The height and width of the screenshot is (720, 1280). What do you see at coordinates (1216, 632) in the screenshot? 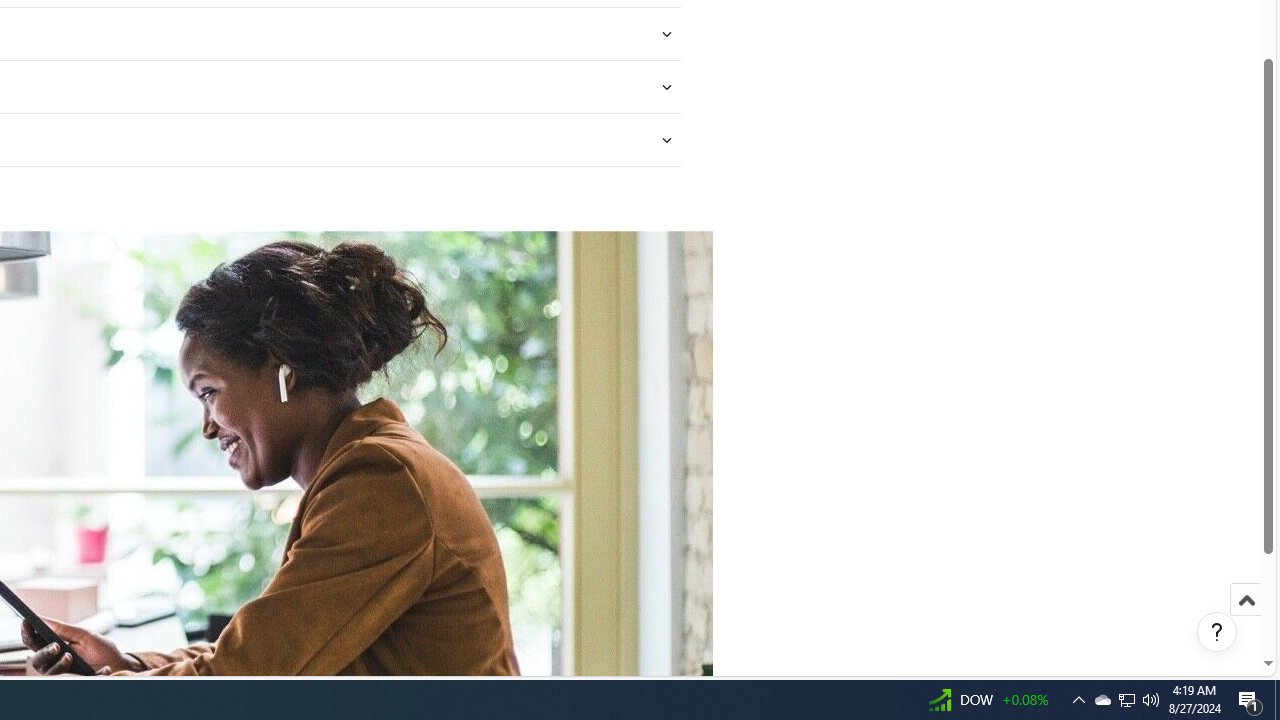
I see `'Help, opens dialogs'` at bounding box center [1216, 632].